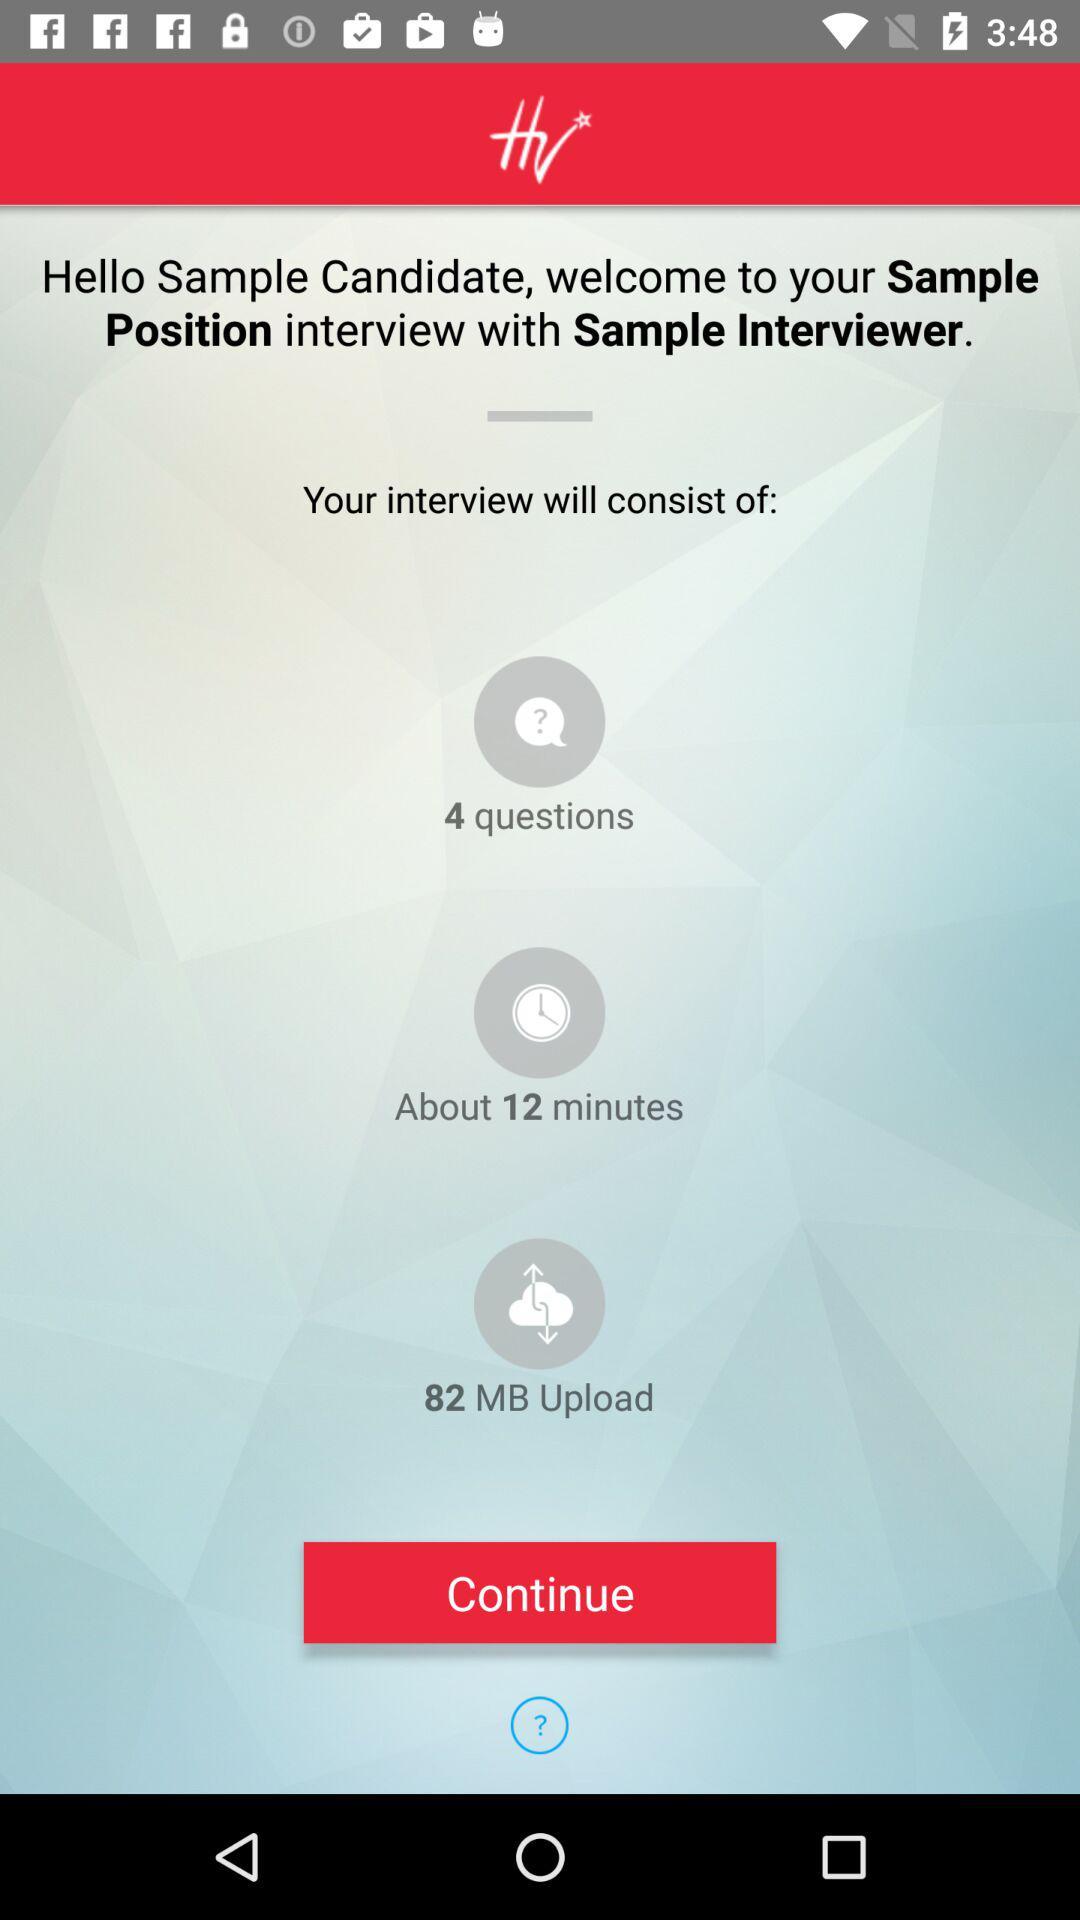  I want to click on item below continue icon, so click(538, 1724).